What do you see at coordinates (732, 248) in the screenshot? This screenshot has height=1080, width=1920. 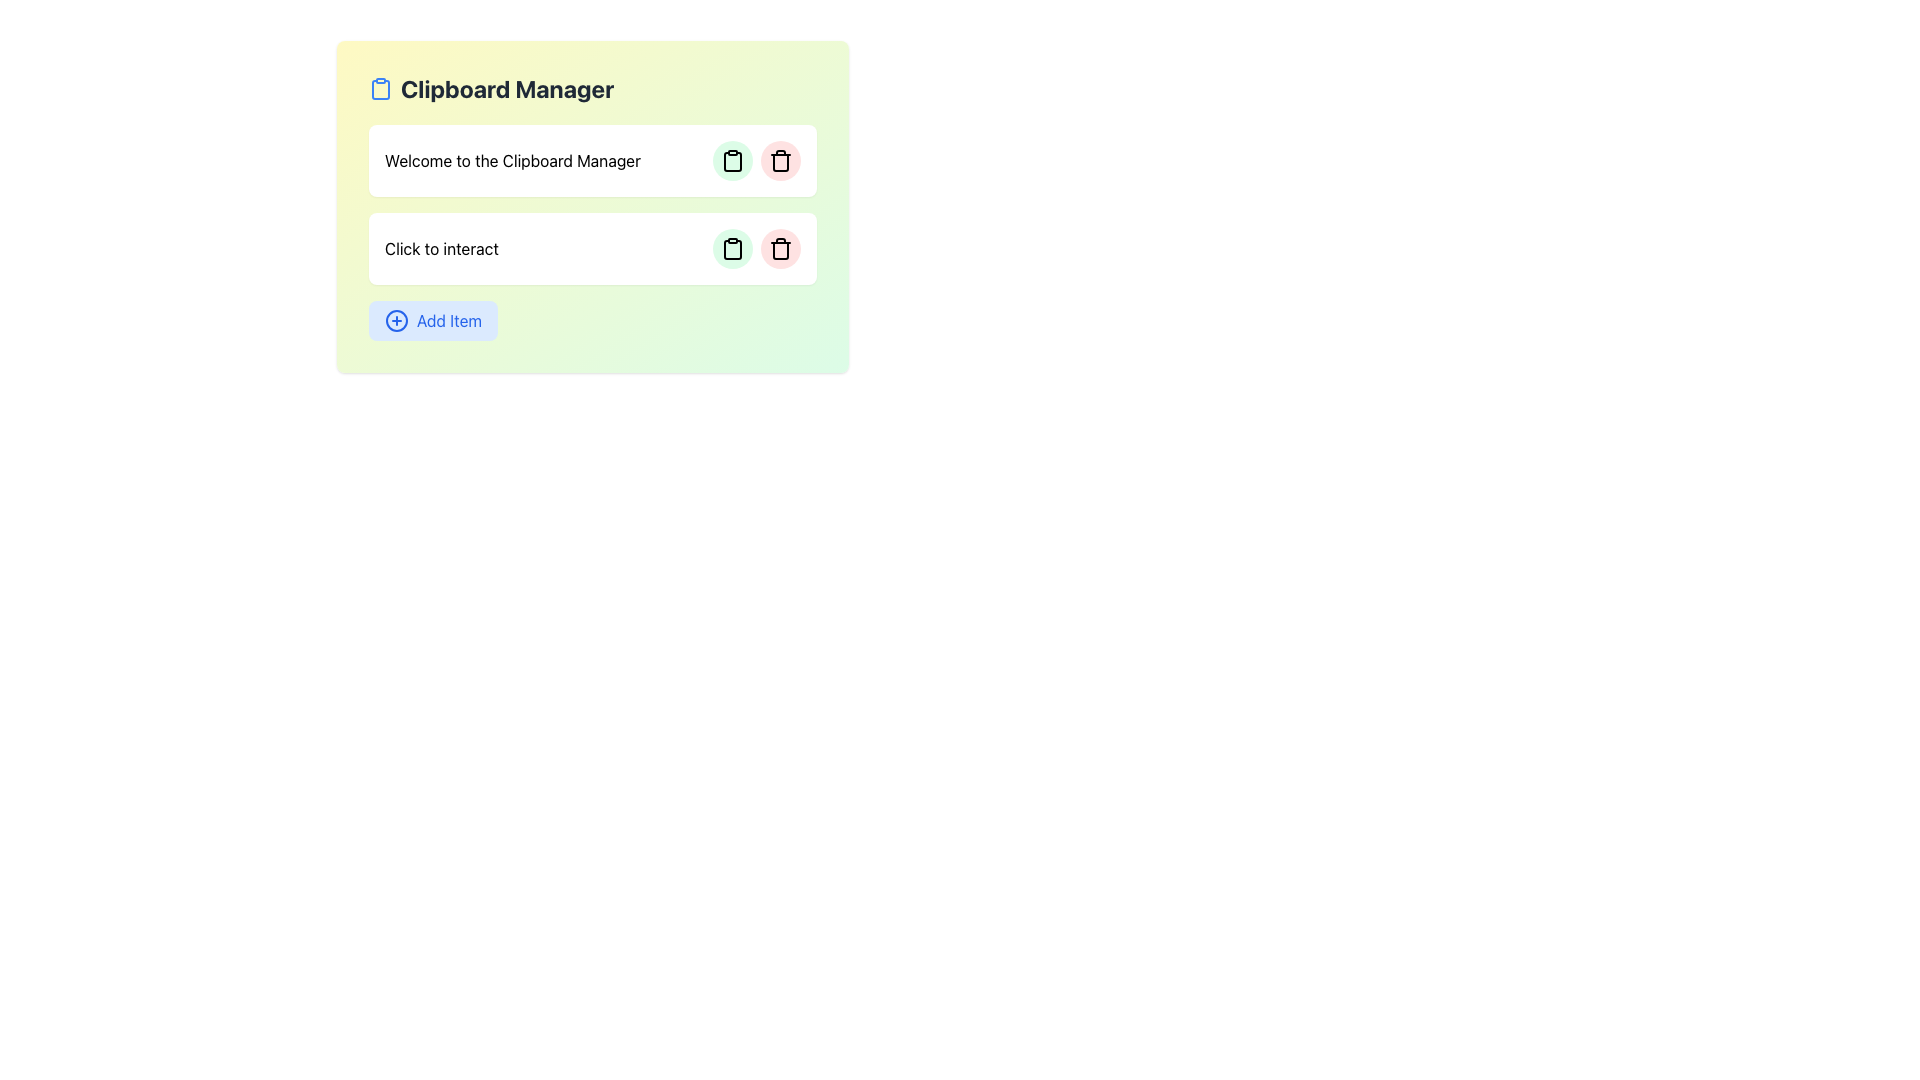 I see `the clipboard manager button located in the second row, first icon on the left` at bounding box center [732, 248].